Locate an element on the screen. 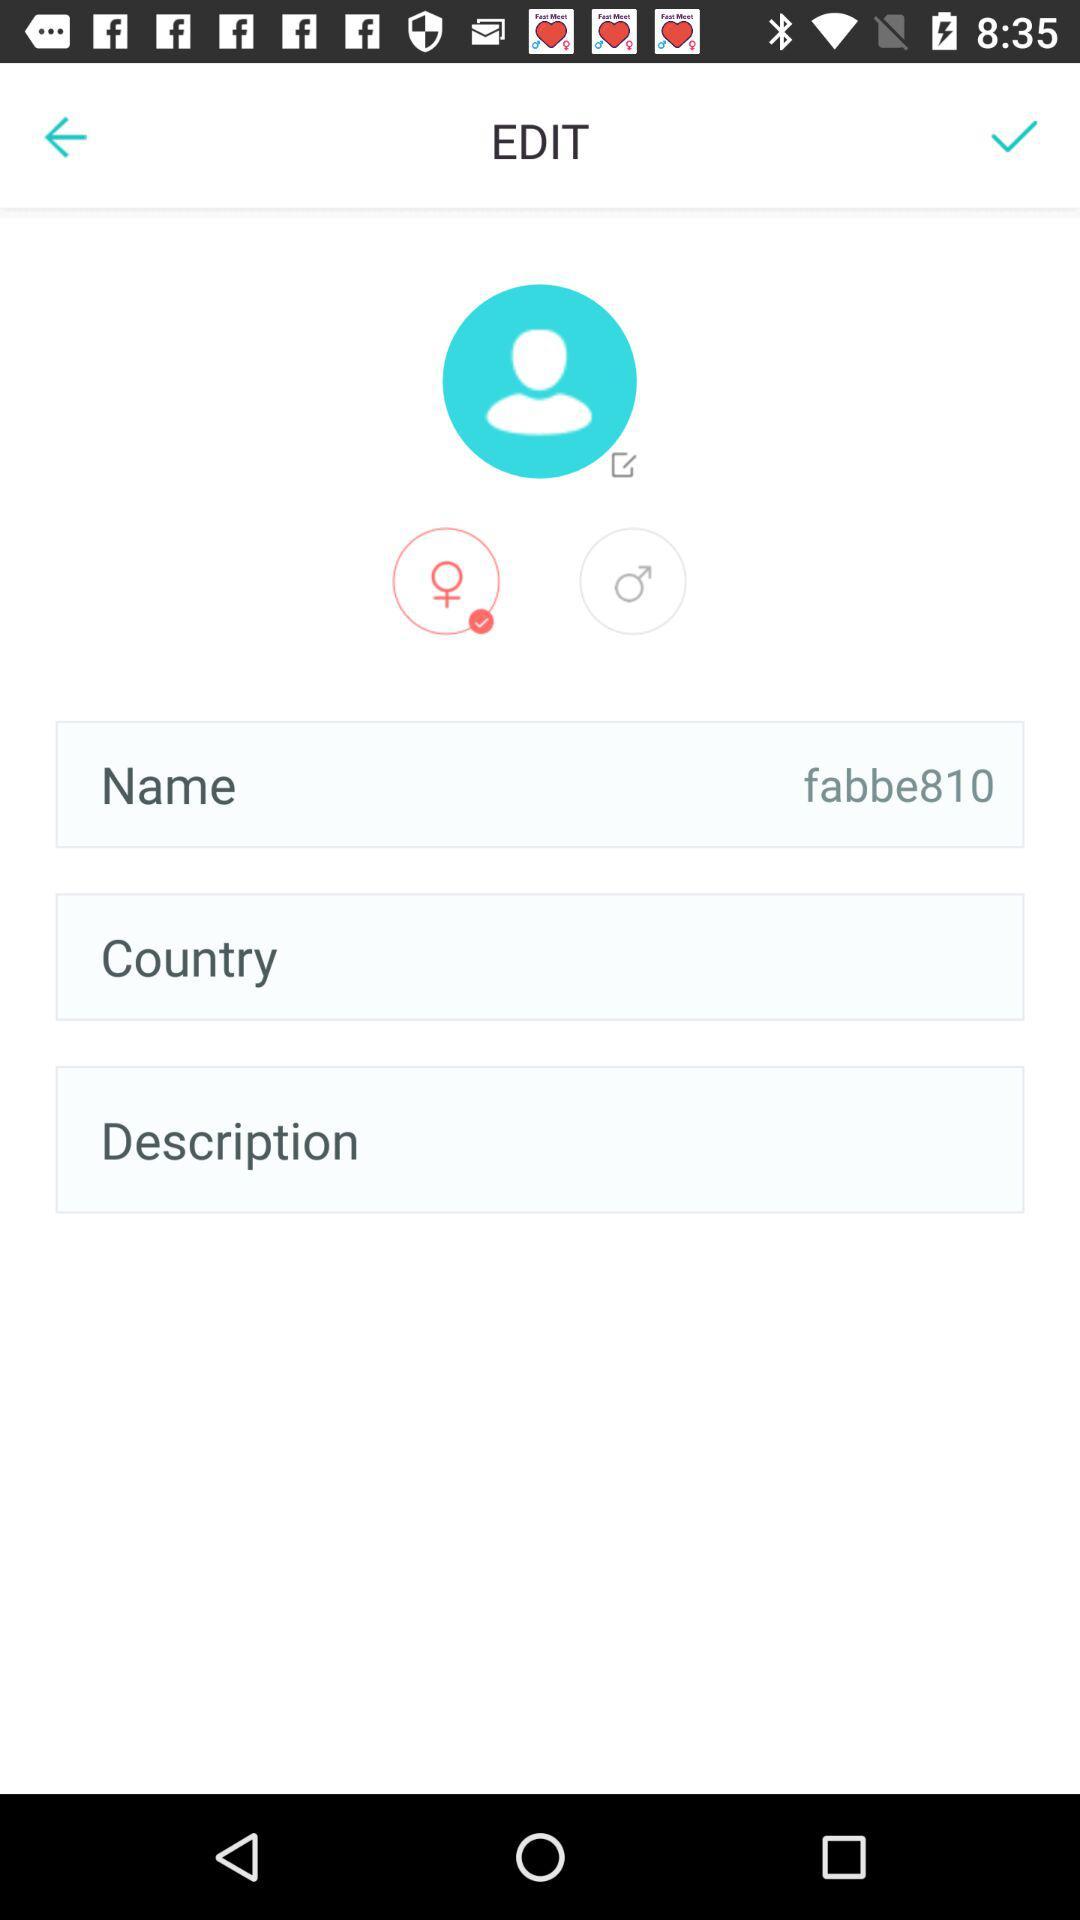 This screenshot has height=1920, width=1080. the fabbe810 is located at coordinates (898, 783).